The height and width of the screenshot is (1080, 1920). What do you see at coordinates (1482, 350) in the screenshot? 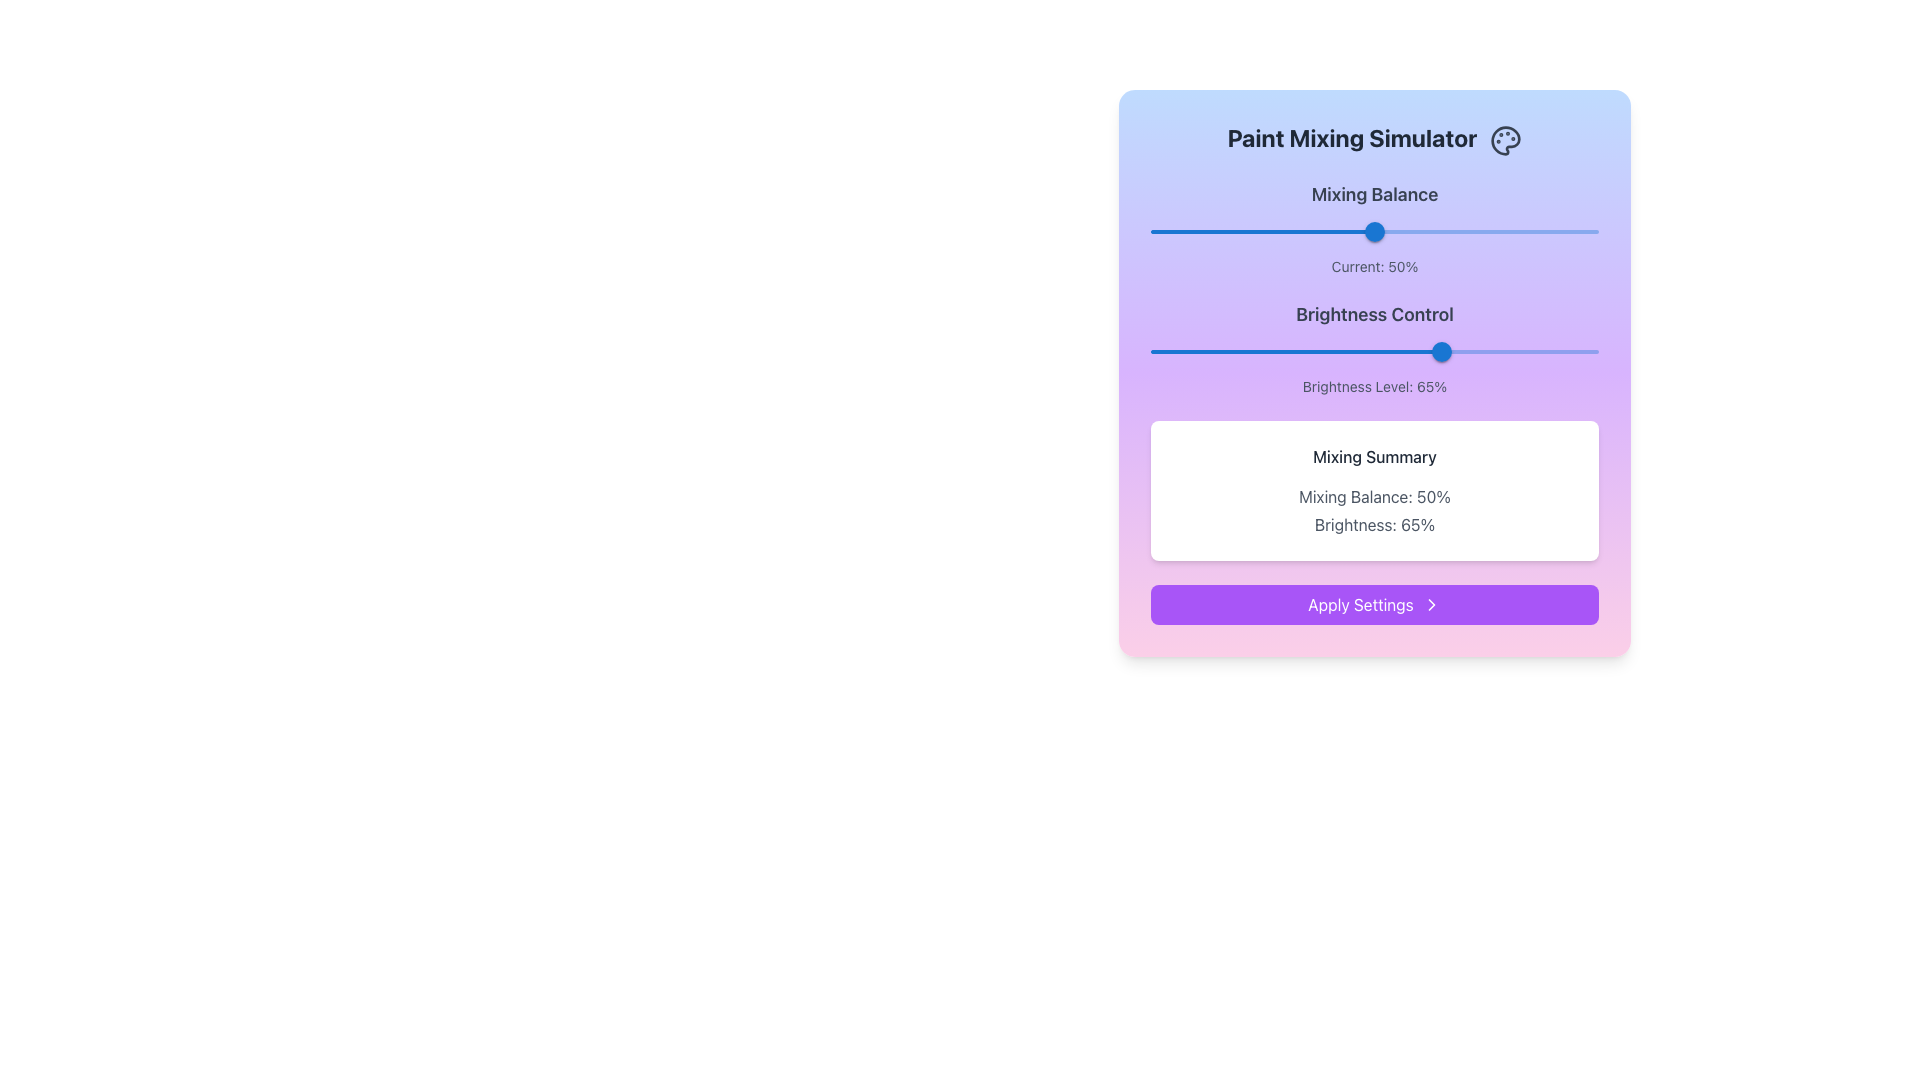
I see `the brightness level` at bounding box center [1482, 350].